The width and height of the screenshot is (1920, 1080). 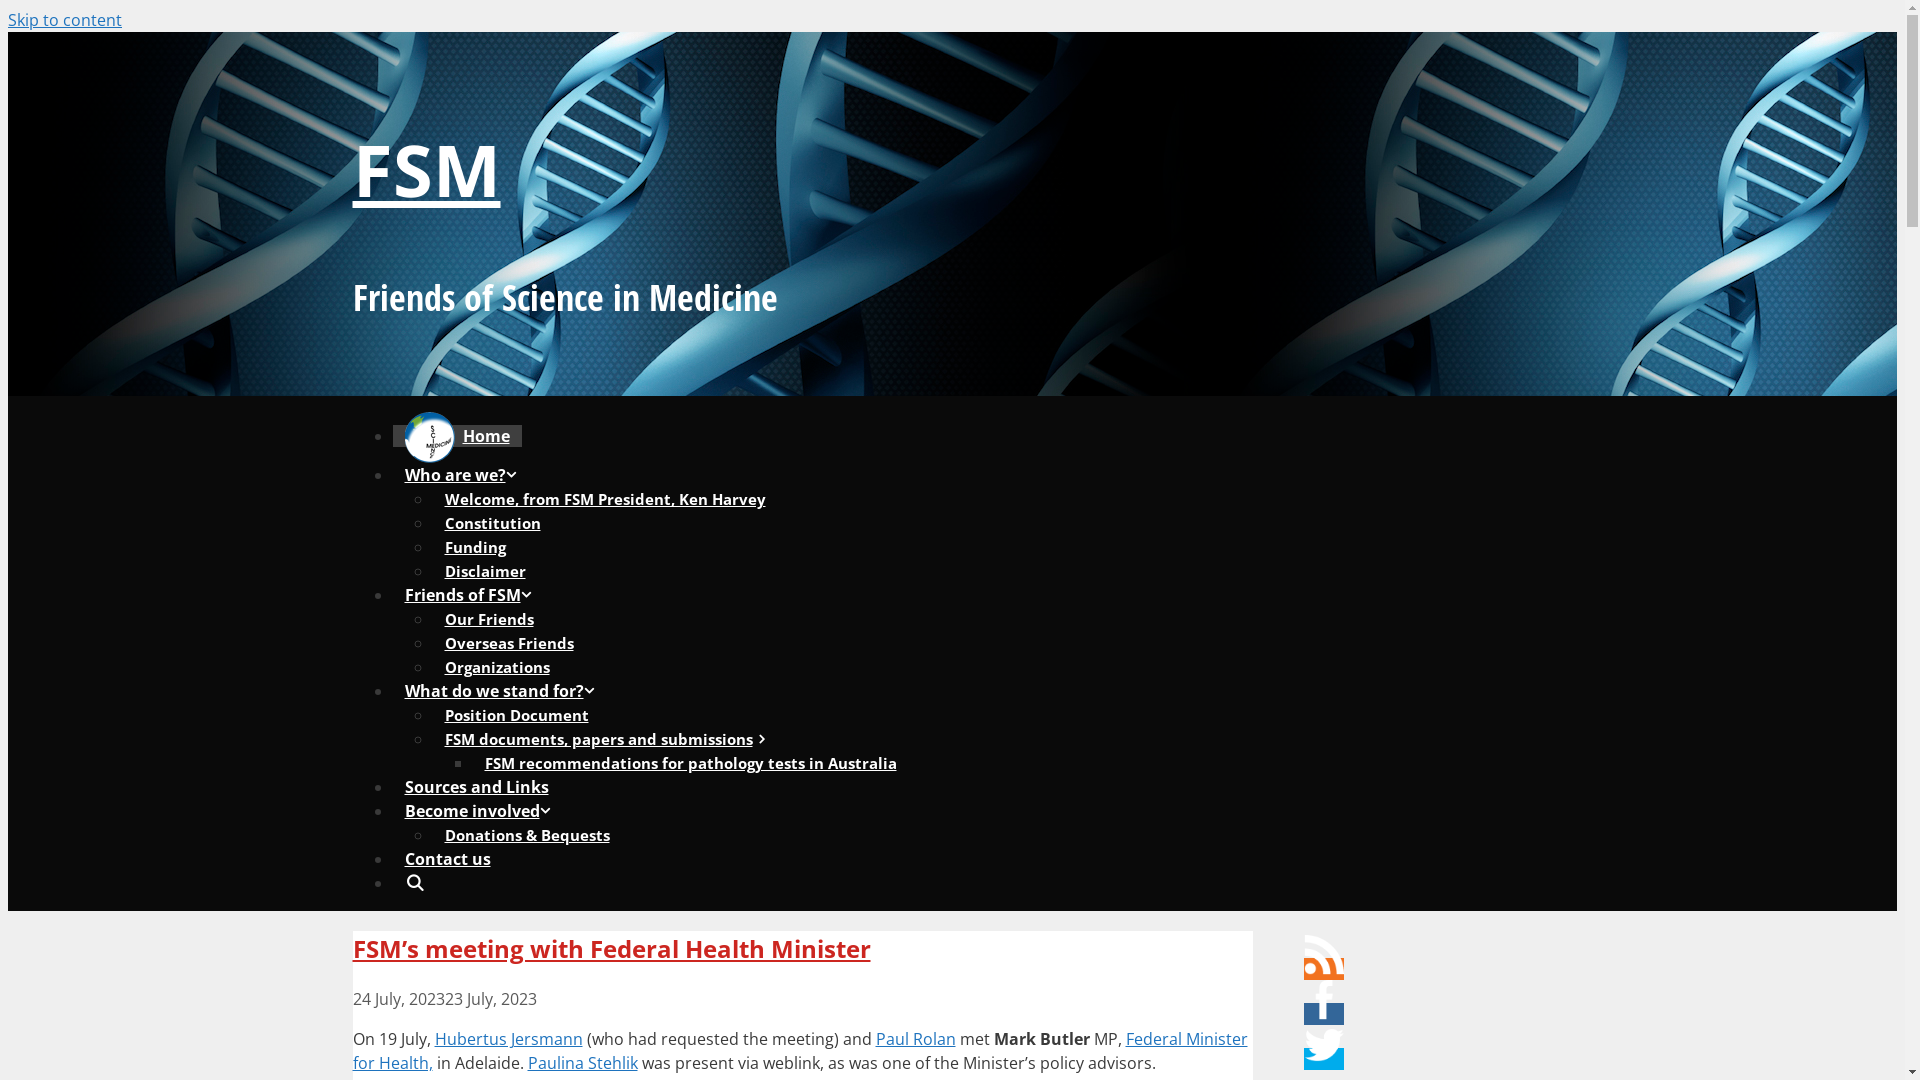 What do you see at coordinates (488, 617) in the screenshot?
I see `'Our Friends'` at bounding box center [488, 617].